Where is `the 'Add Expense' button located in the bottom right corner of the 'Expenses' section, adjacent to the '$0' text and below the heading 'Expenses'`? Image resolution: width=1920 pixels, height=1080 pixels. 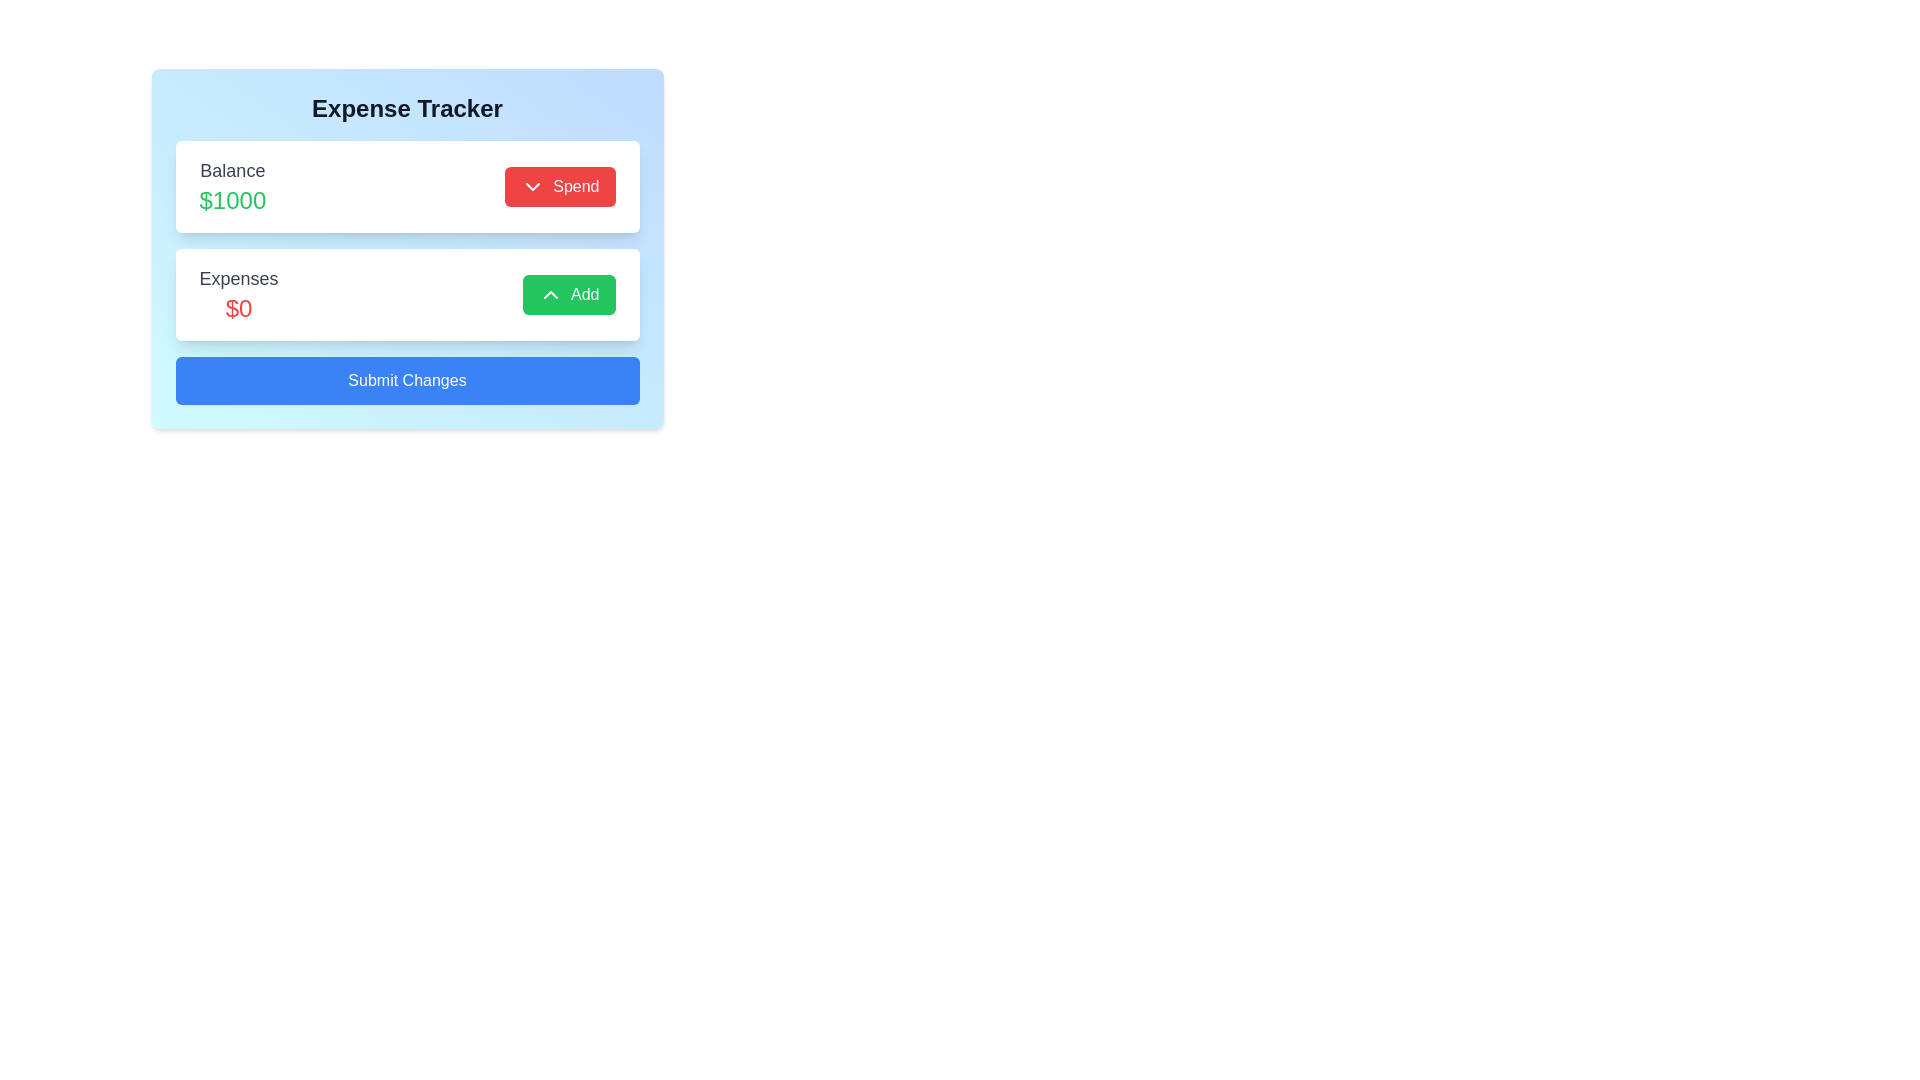 the 'Add Expense' button located in the bottom right corner of the 'Expenses' section, adjacent to the '$0' text and below the heading 'Expenses' is located at coordinates (568, 294).